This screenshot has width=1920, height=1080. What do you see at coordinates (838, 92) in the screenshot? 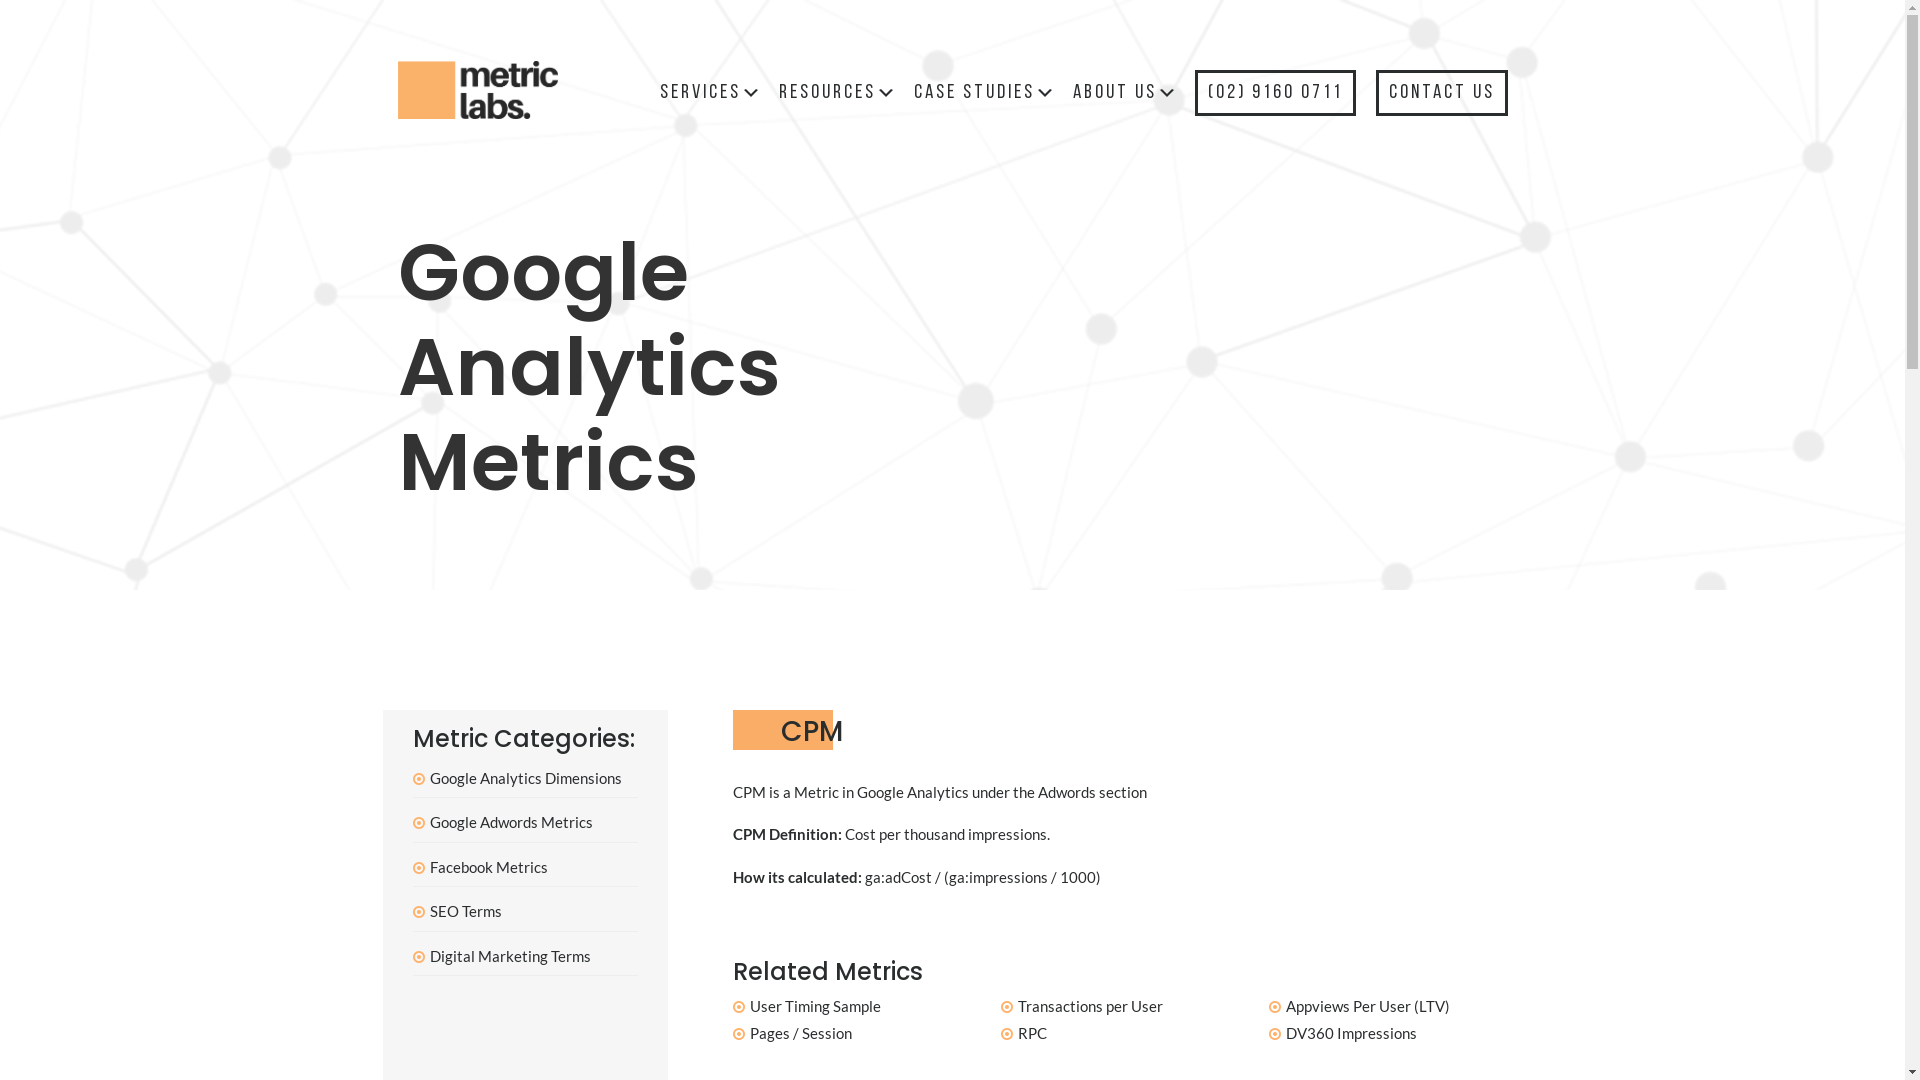
I see `'Resources'` at bounding box center [838, 92].